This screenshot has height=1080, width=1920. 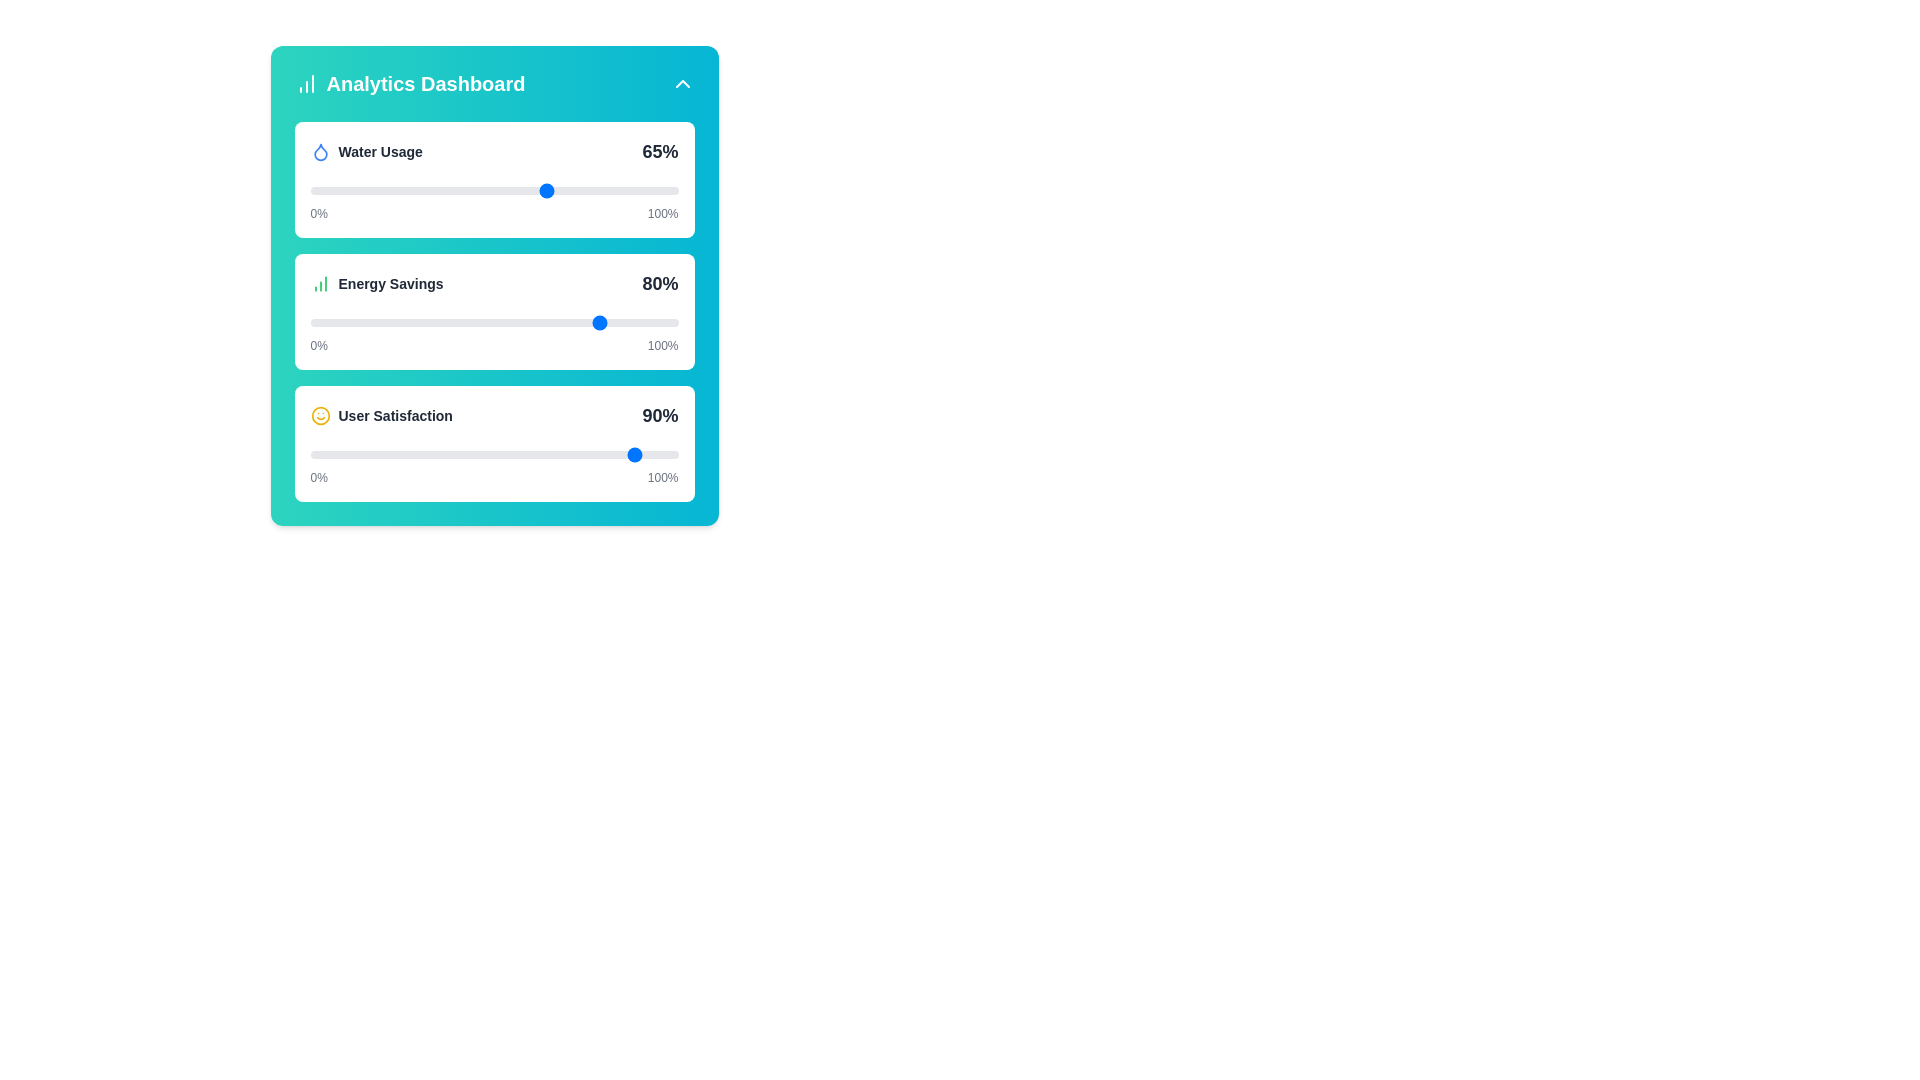 What do you see at coordinates (516, 191) in the screenshot?
I see `the water usage slider` at bounding box center [516, 191].